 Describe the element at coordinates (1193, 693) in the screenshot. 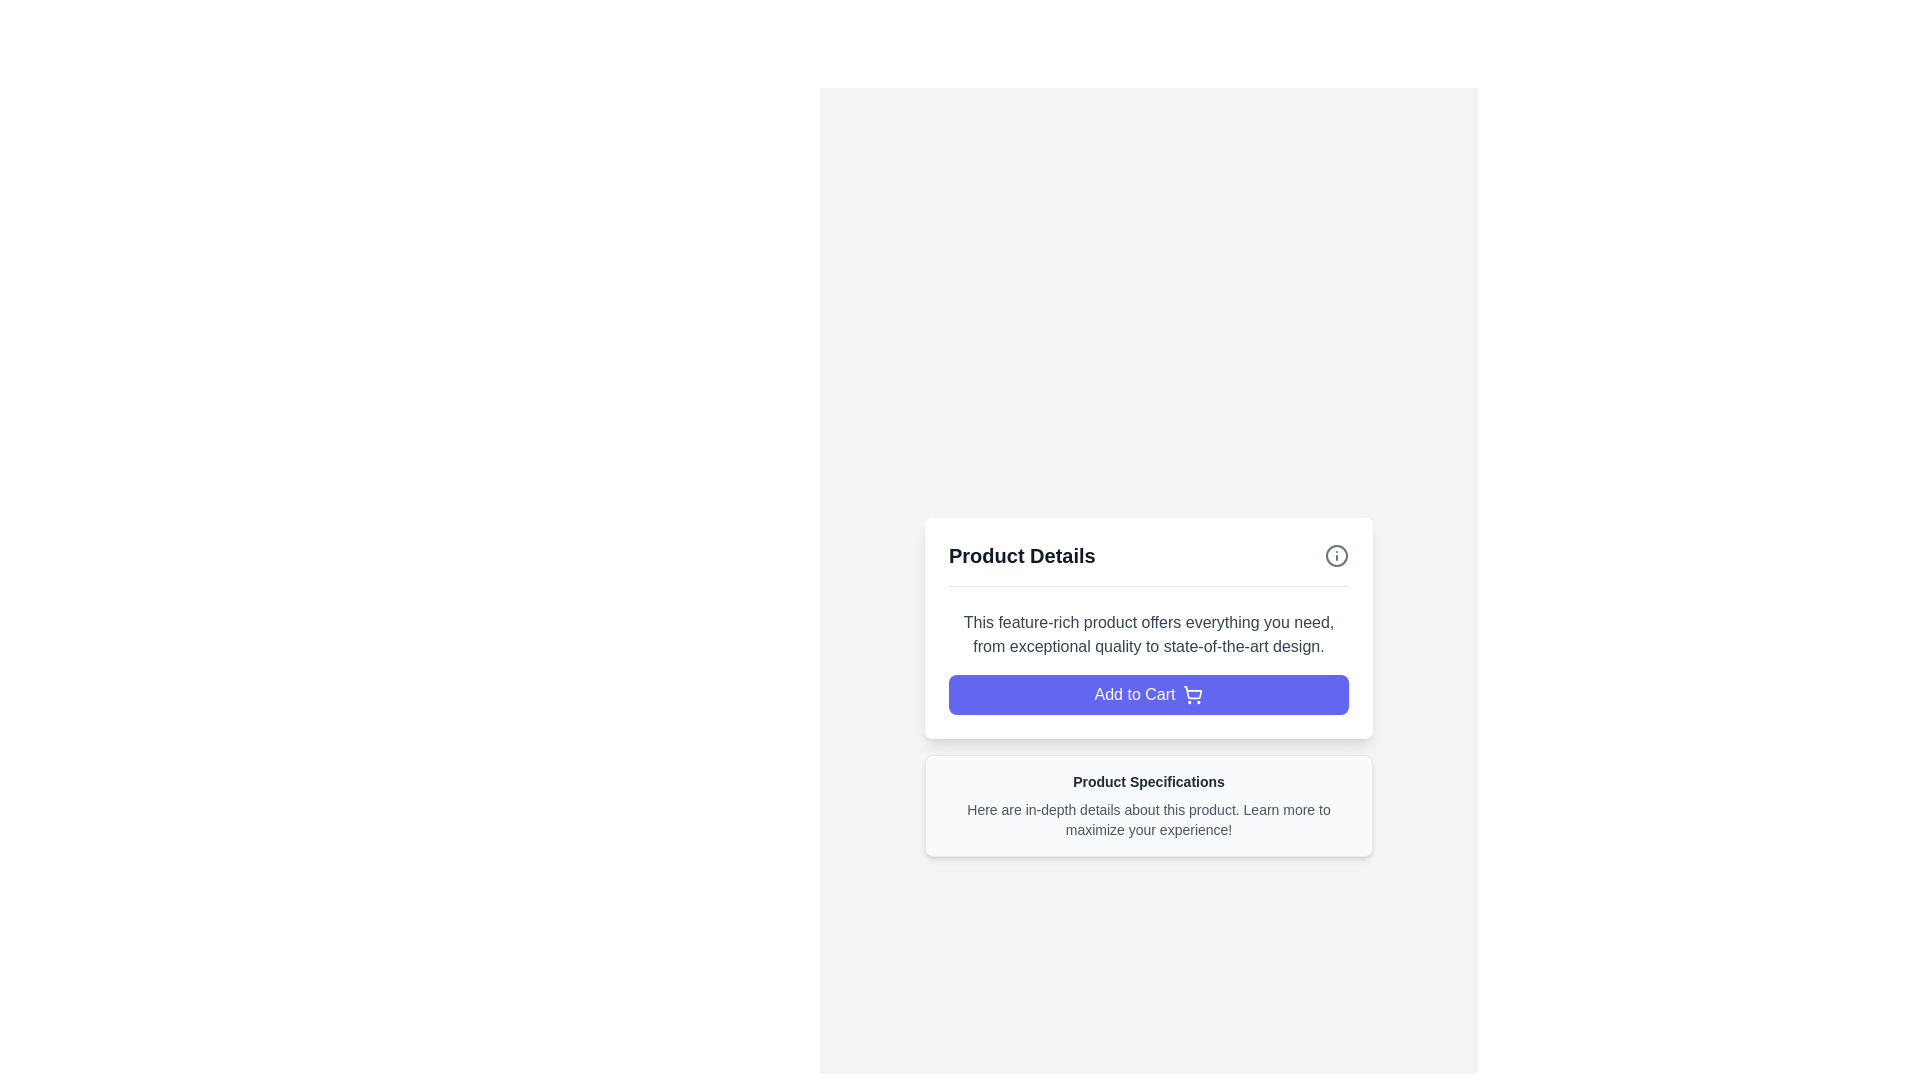

I see `the shopping cart icon, which is a wireframe cart with two wheels, located within the blue 'Add to Cart' button` at that location.